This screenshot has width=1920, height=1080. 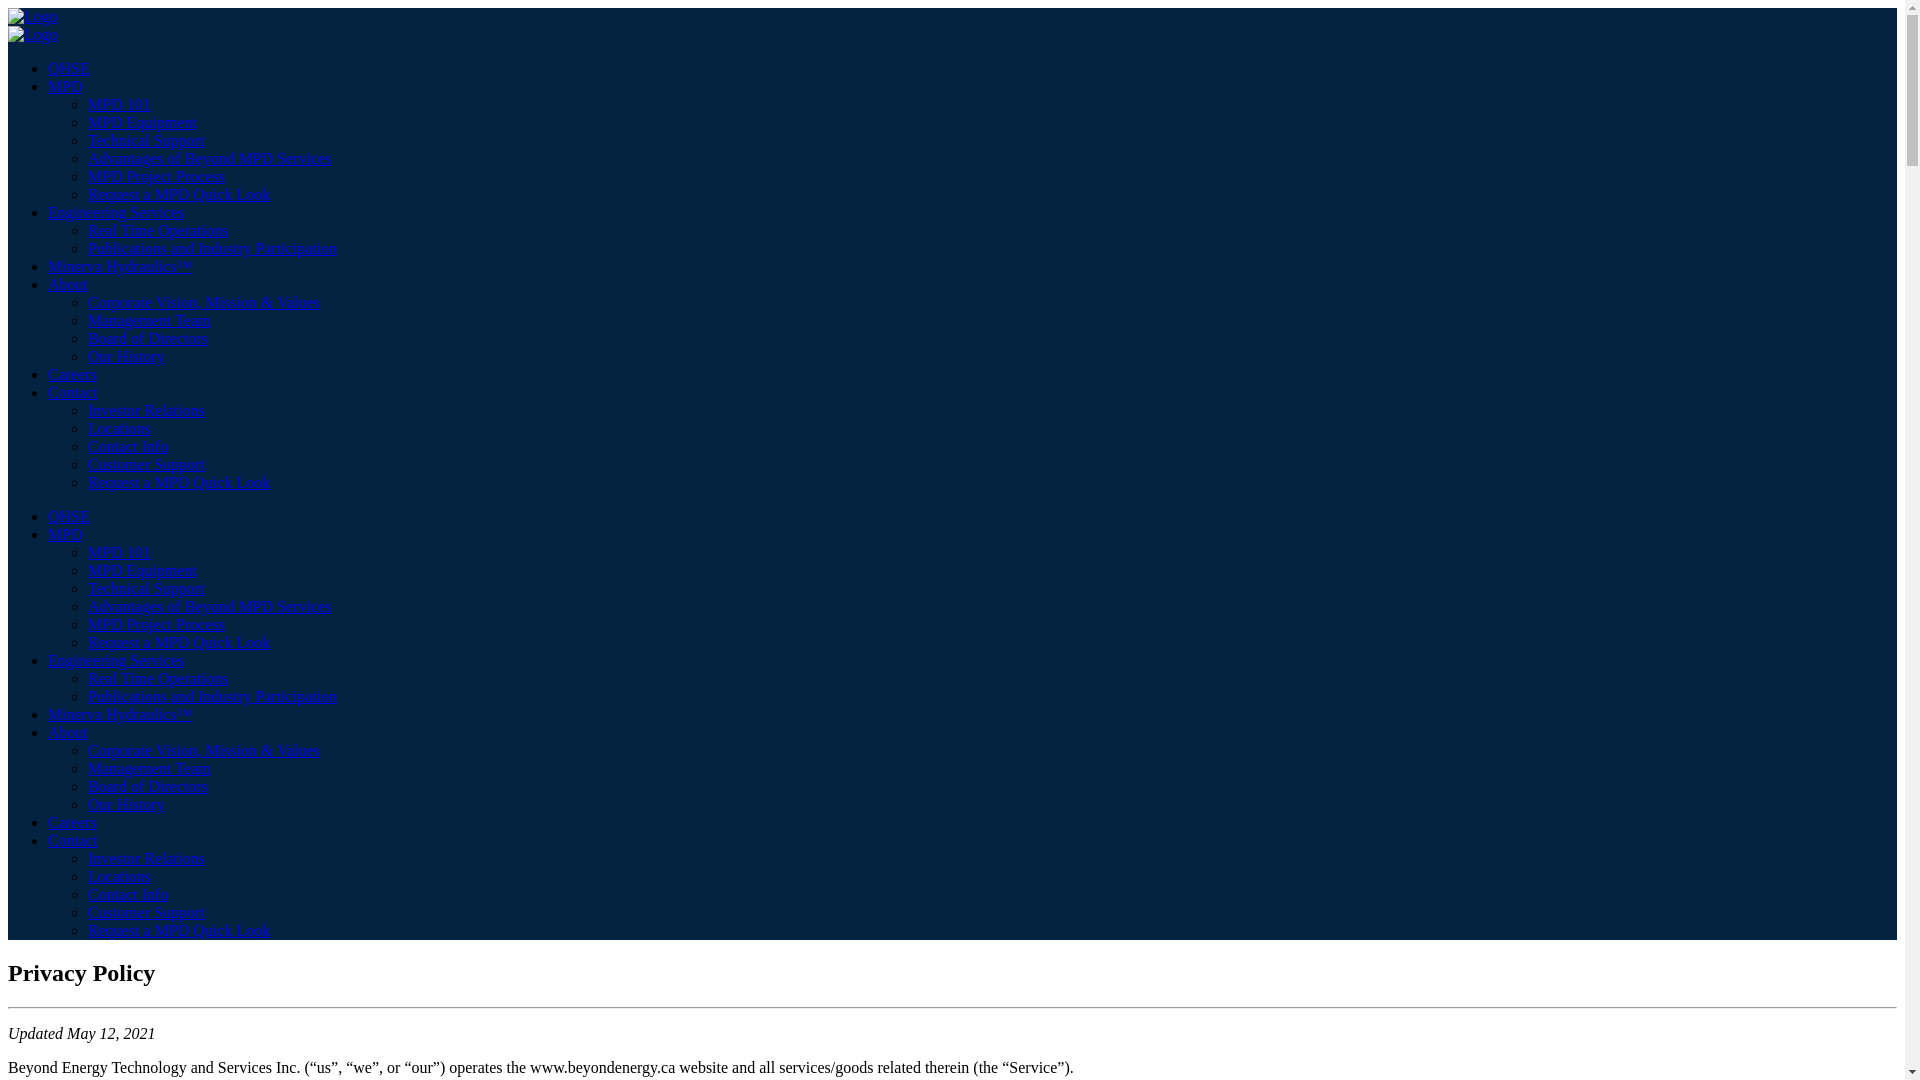 What do you see at coordinates (86, 229) in the screenshot?
I see `'Real Time Operations'` at bounding box center [86, 229].